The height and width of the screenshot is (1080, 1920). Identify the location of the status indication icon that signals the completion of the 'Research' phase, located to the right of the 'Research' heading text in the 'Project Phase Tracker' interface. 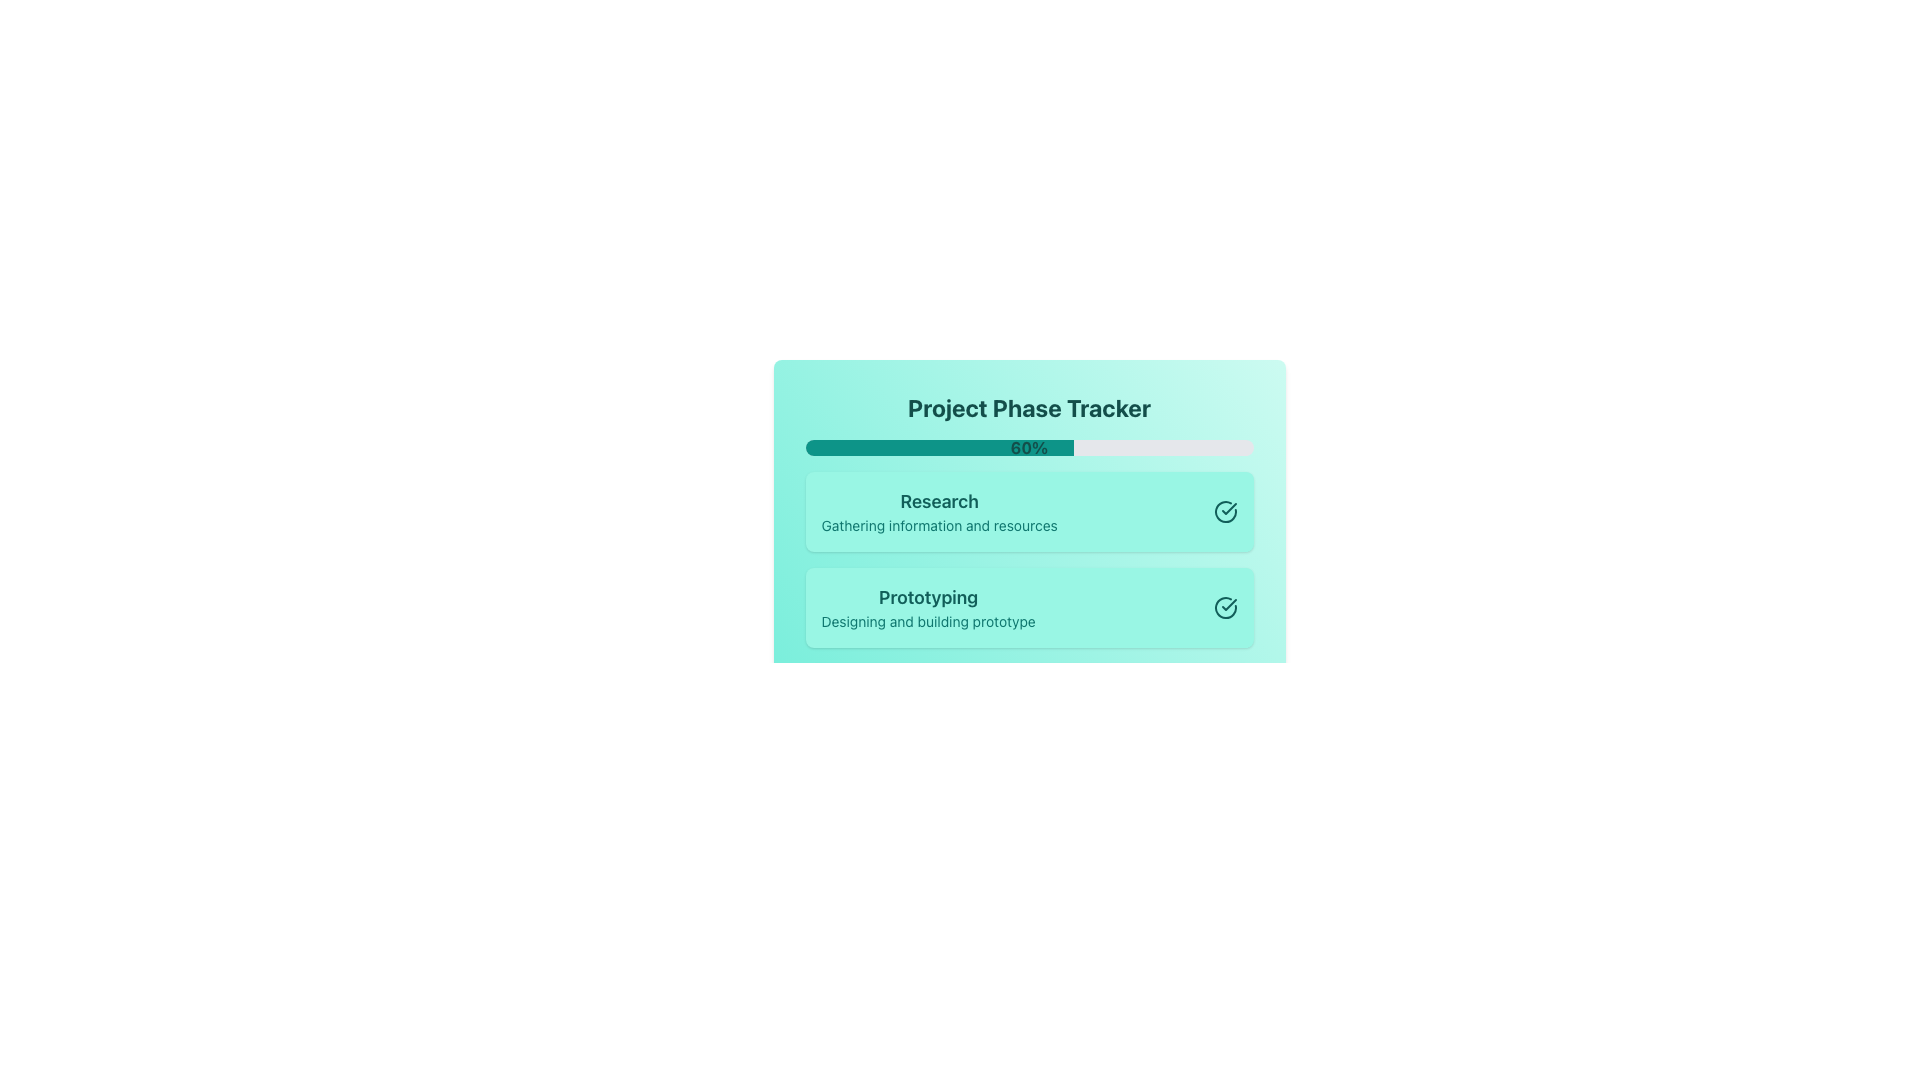
(1224, 511).